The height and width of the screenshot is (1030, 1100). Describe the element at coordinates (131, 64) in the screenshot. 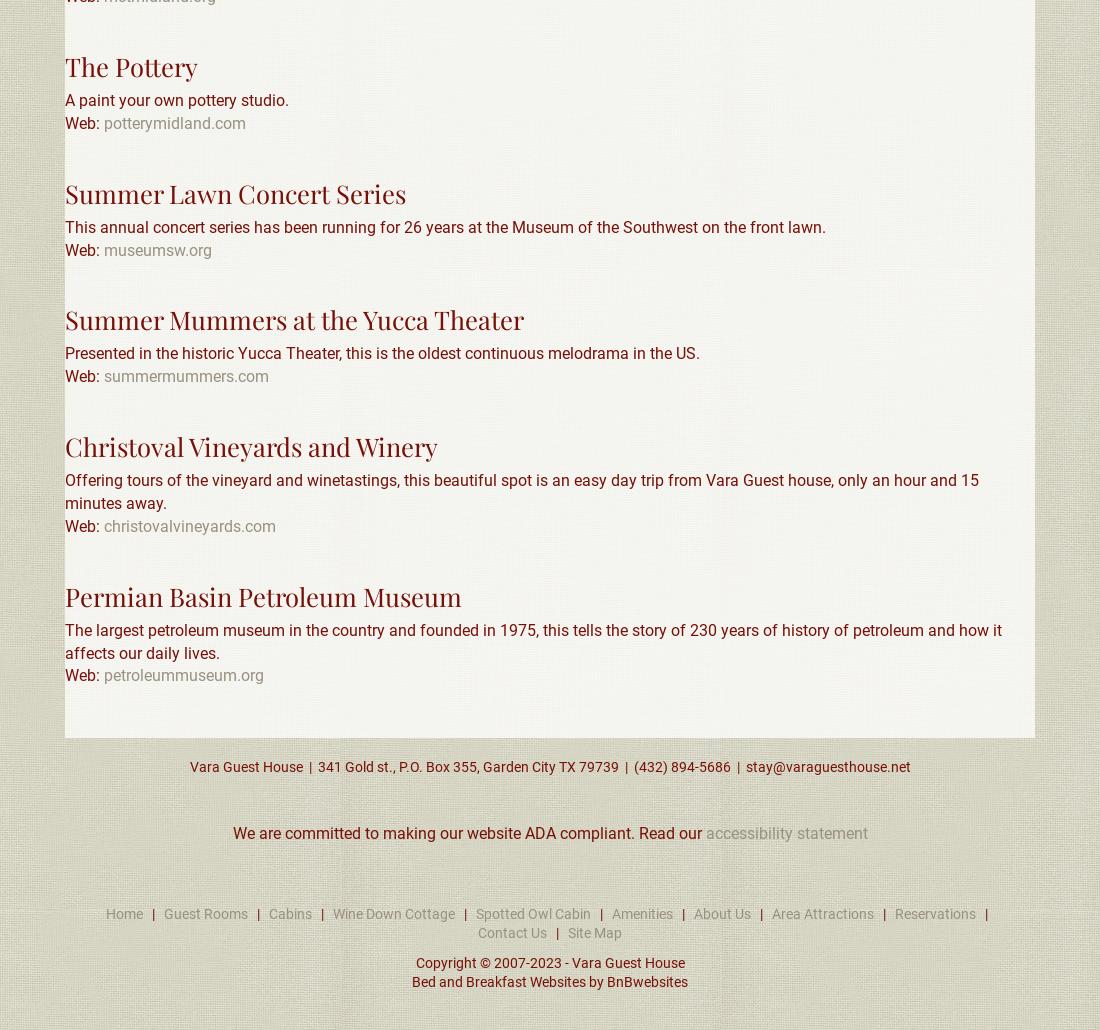

I see `'The Pottery'` at that location.